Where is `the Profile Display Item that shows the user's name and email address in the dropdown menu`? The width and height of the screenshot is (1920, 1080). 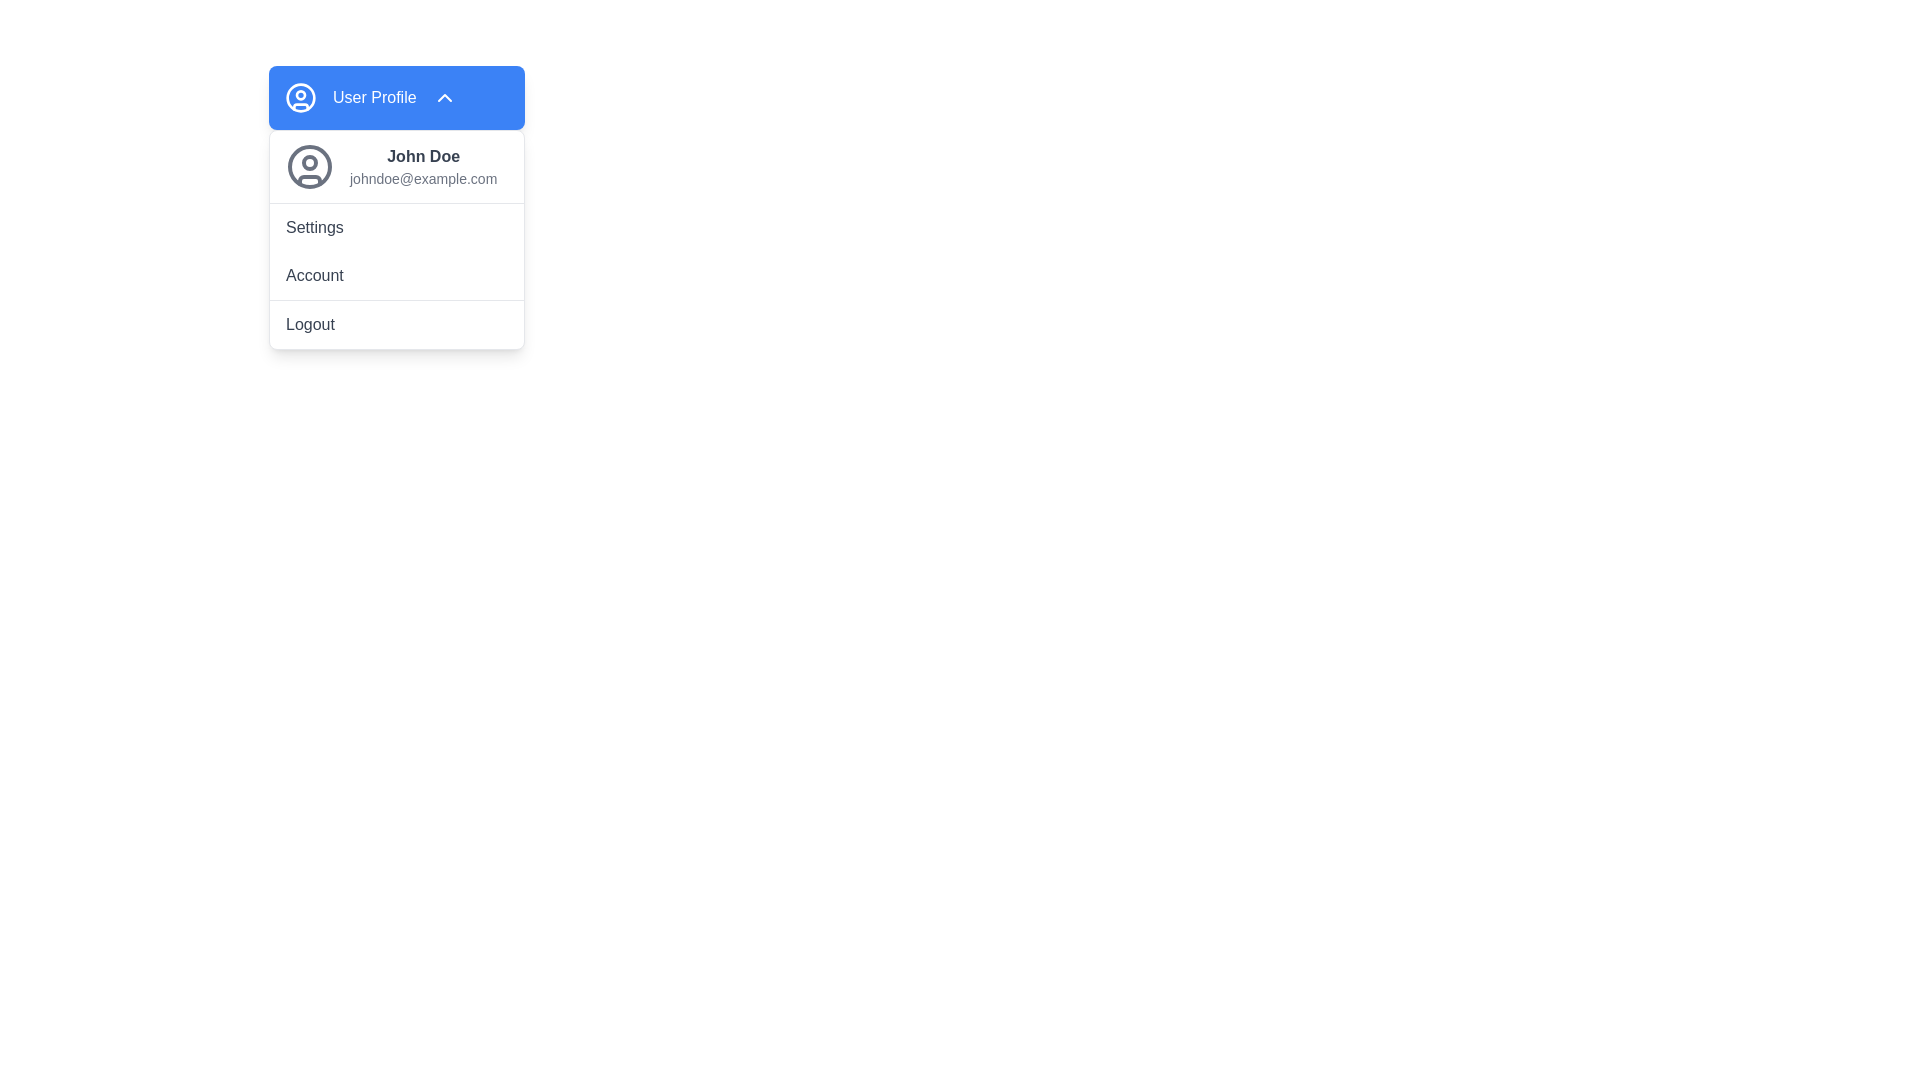
the Profile Display Item that shows the user's name and email address in the dropdown menu is located at coordinates (397, 165).